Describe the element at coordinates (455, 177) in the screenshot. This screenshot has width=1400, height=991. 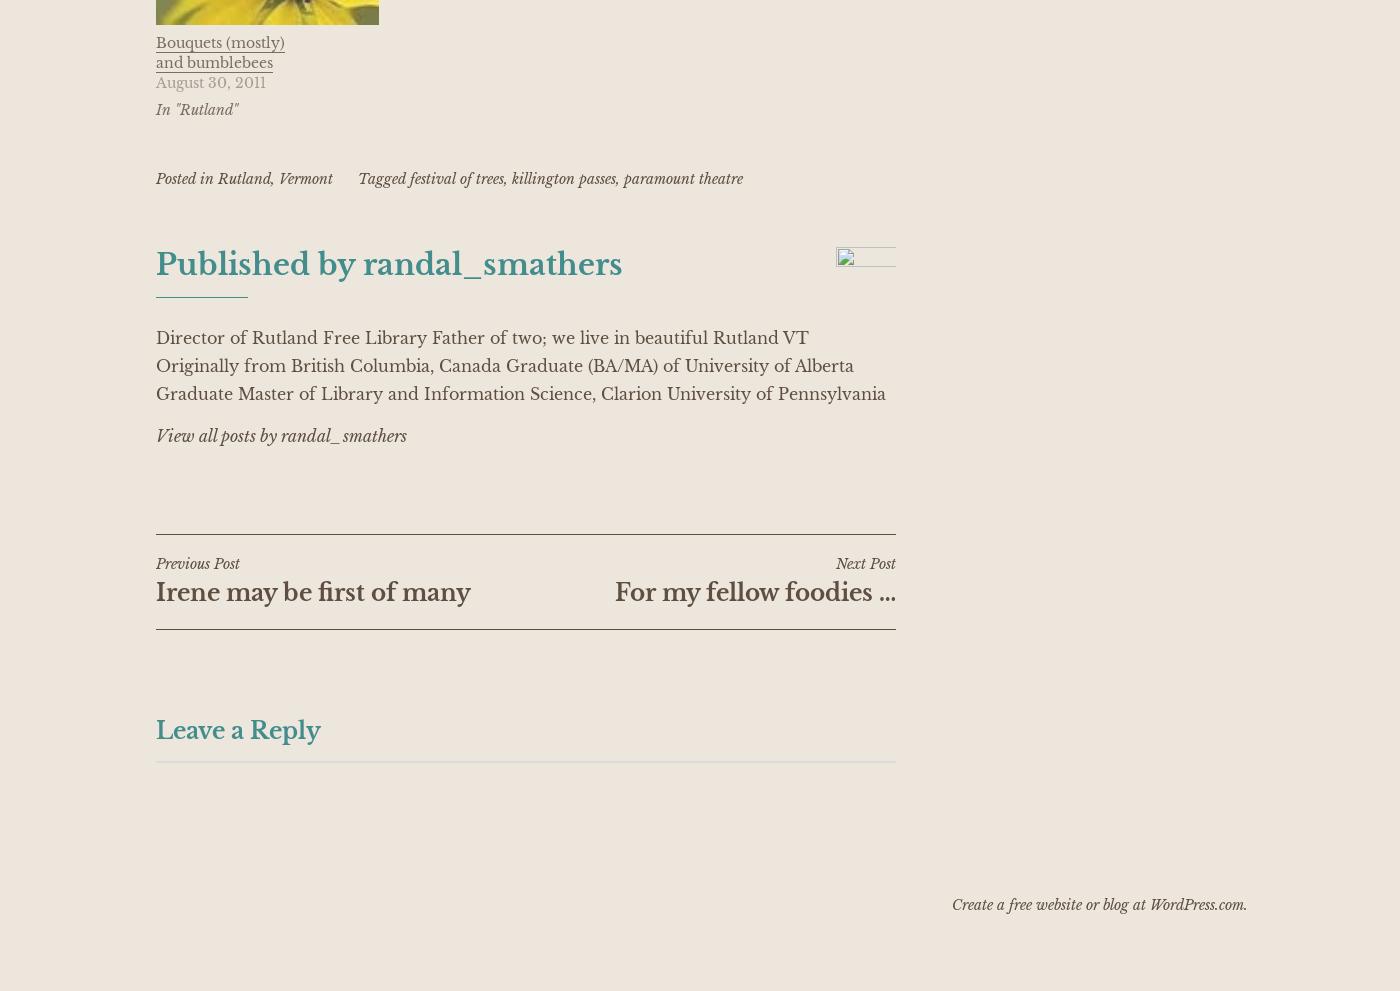
I see `'festival of trees'` at that location.